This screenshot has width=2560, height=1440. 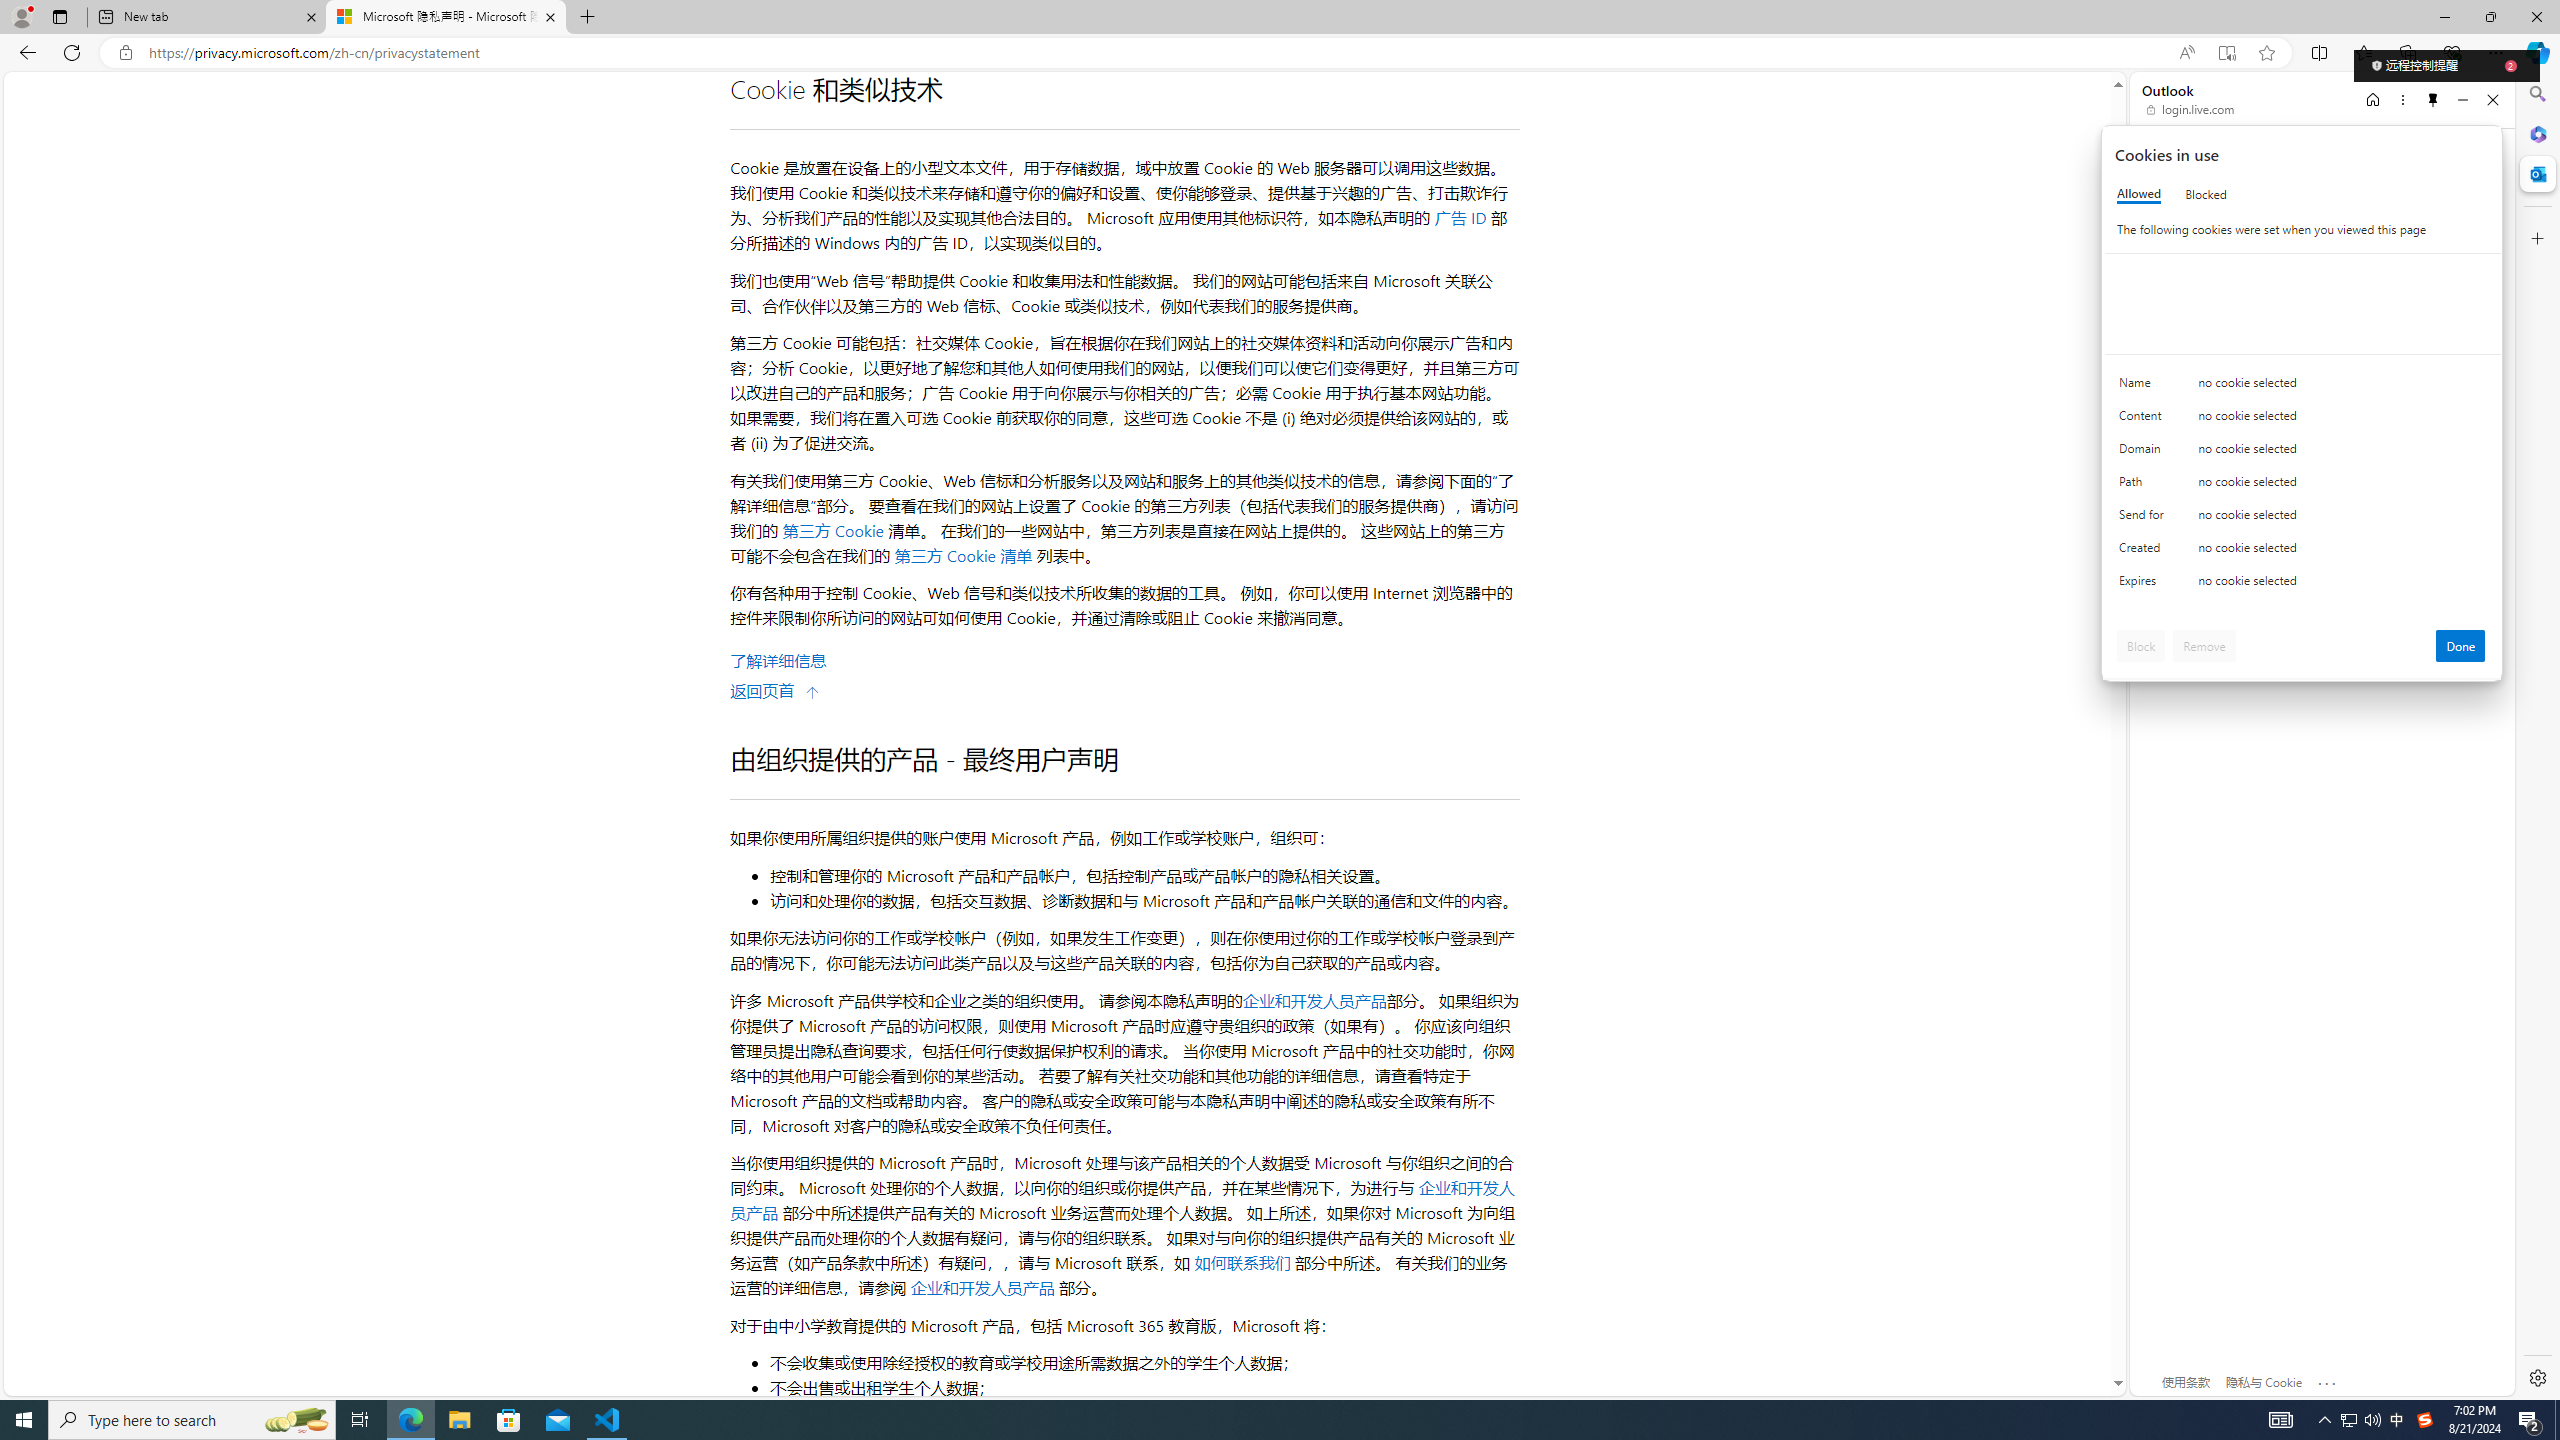 I want to click on 'Done', so click(x=2461, y=646).